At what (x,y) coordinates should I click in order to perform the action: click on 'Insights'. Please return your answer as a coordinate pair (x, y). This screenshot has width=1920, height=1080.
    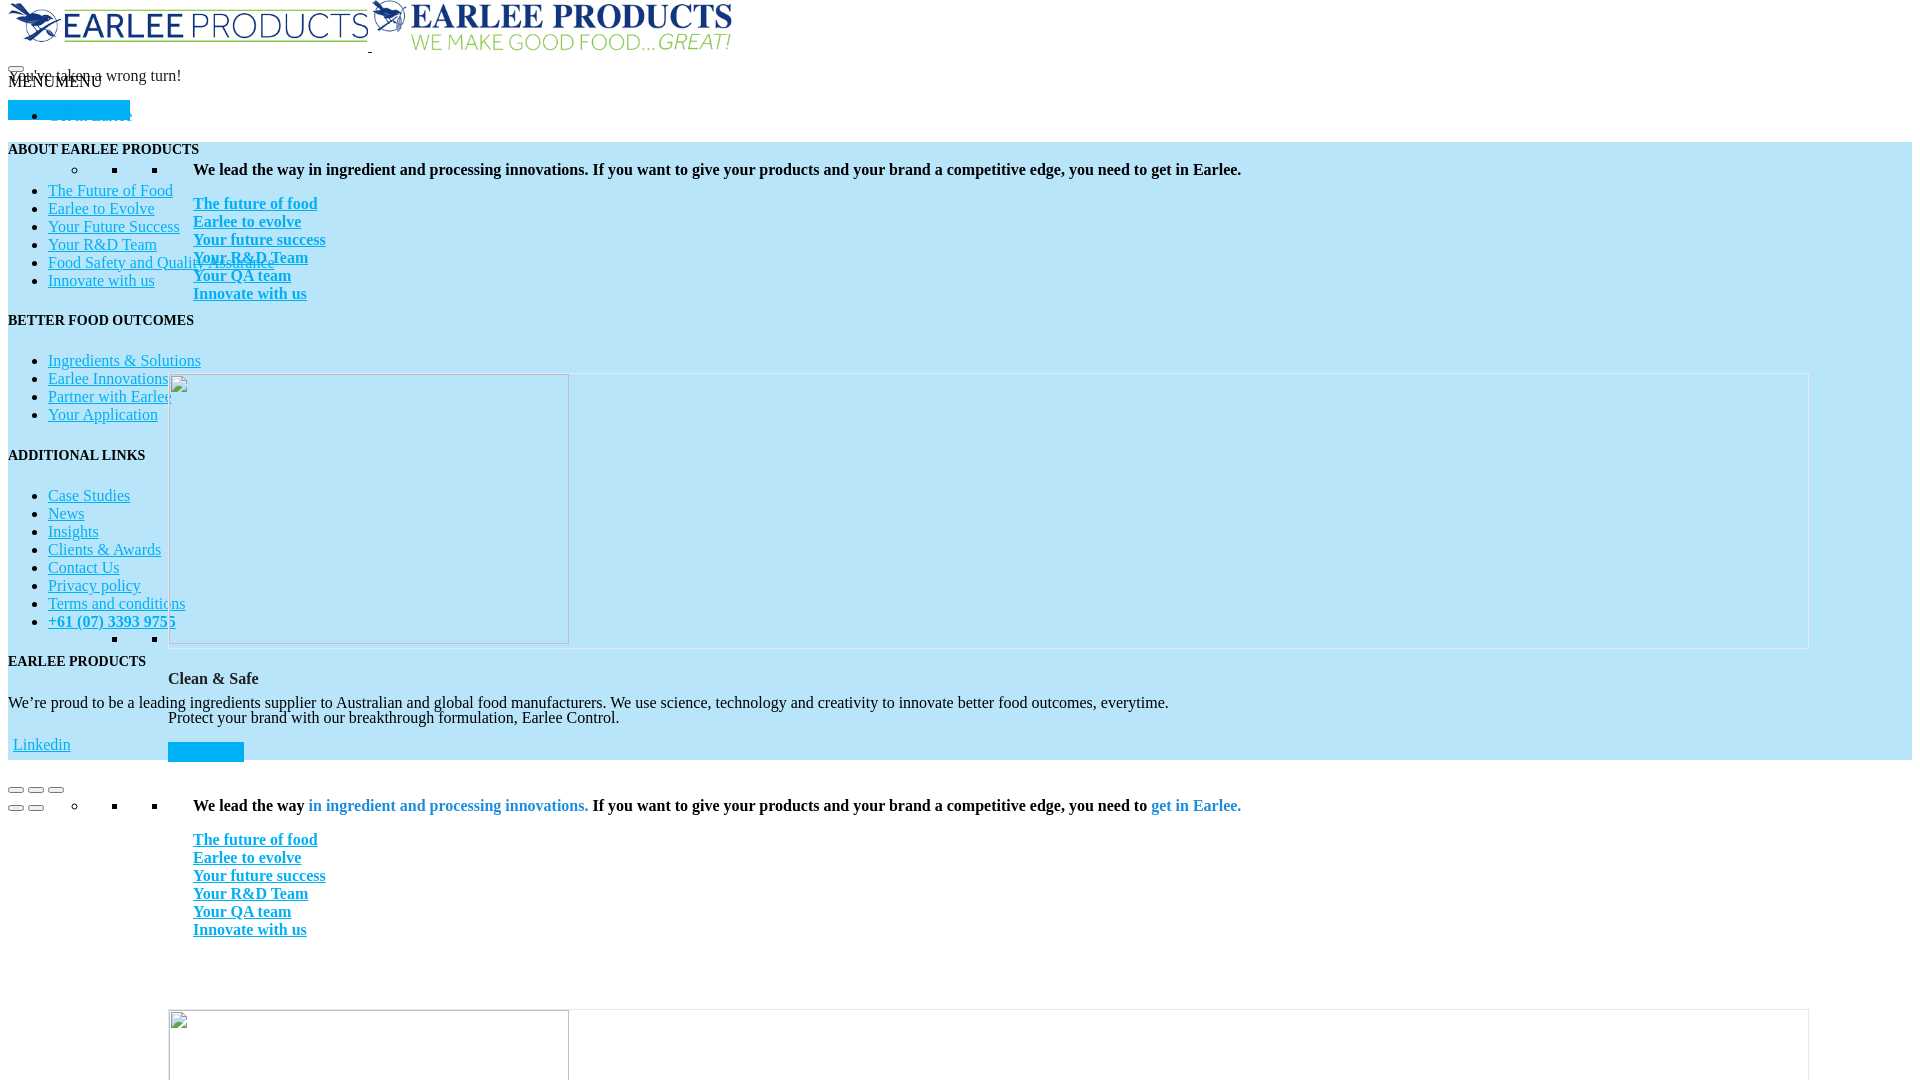
    Looking at the image, I should click on (73, 530).